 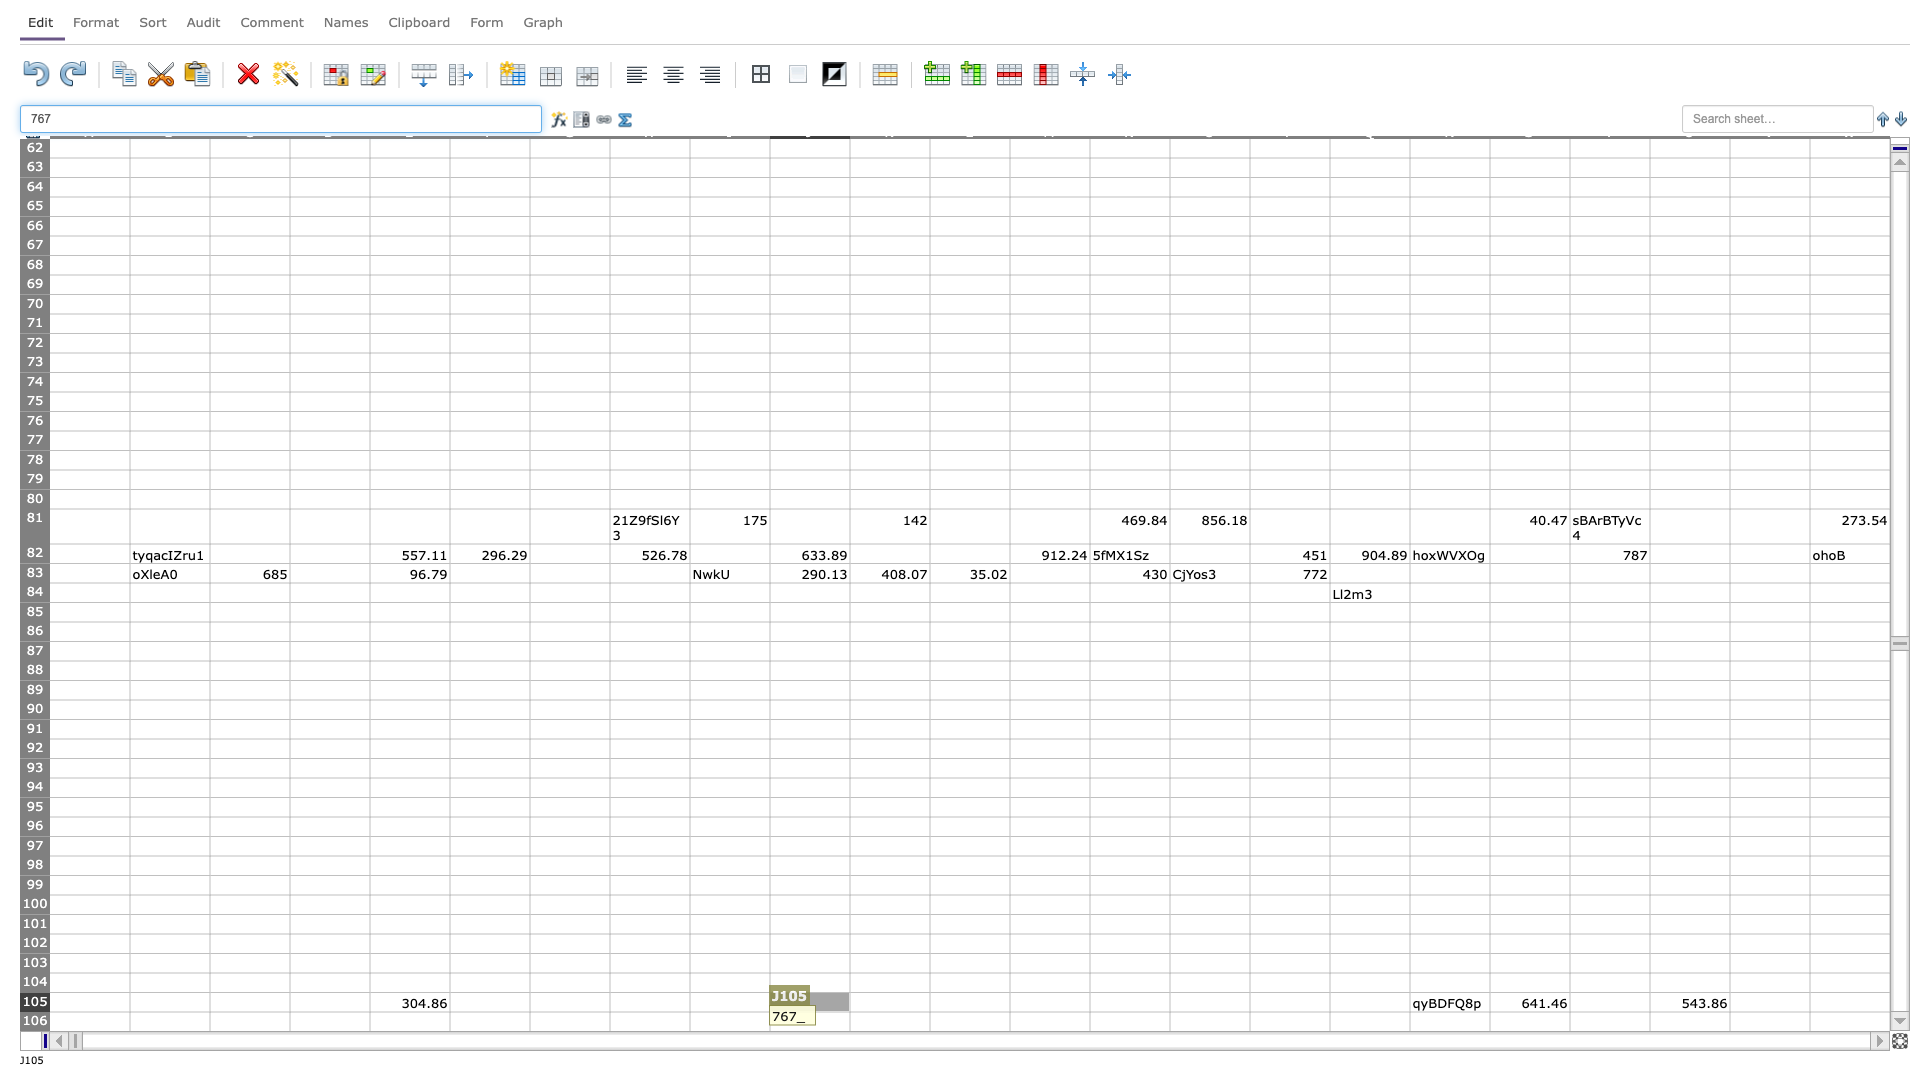 What do you see at coordinates (929, 1021) in the screenshot?
I see `Right side of cell K106` at bounding box center [929, 1021].